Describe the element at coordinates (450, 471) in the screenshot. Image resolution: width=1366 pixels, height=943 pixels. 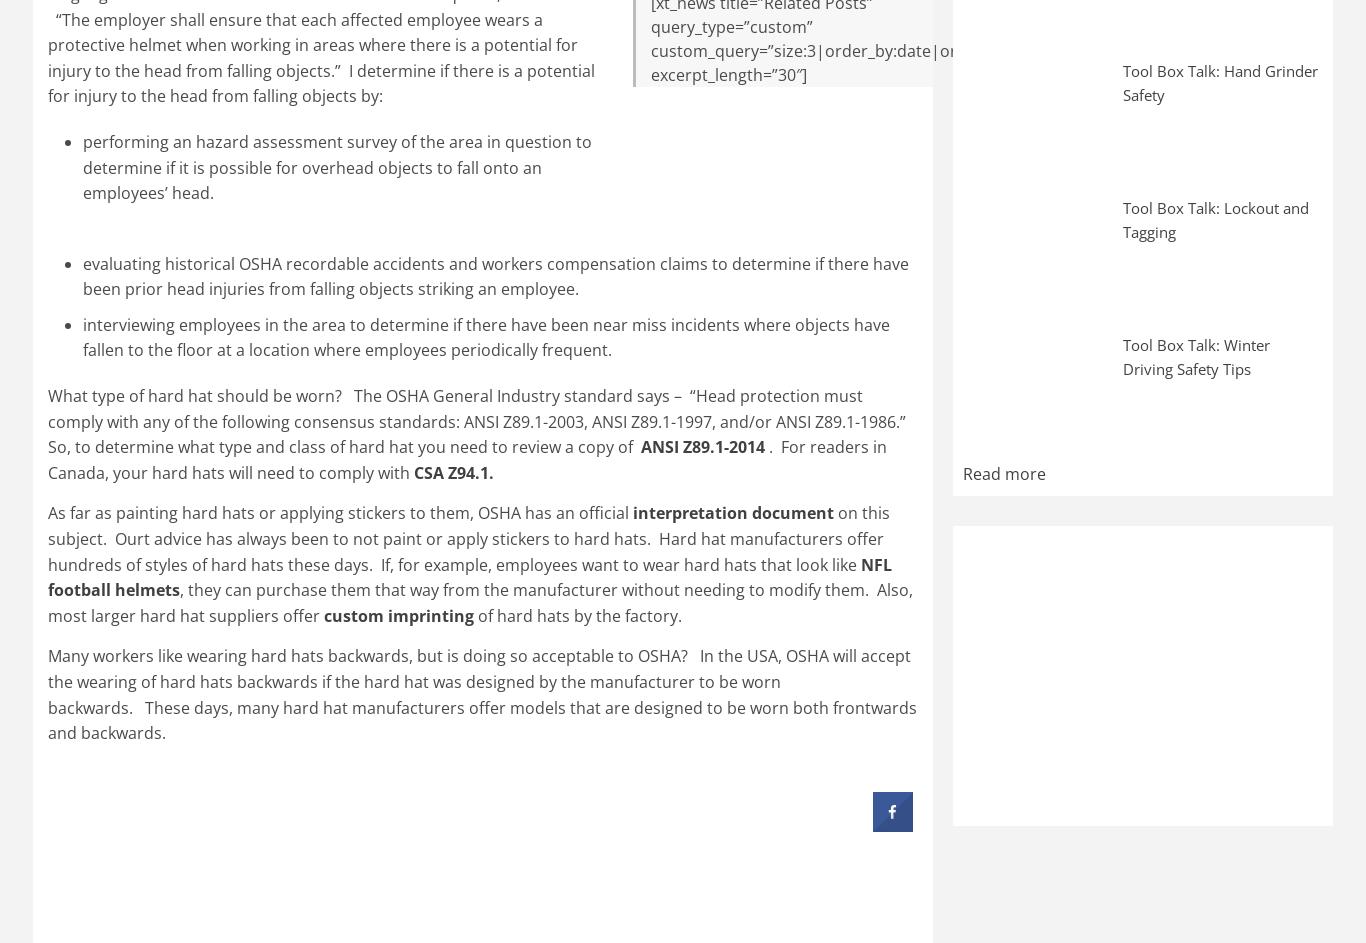
I see `'CSA Z94.1'` at that location.